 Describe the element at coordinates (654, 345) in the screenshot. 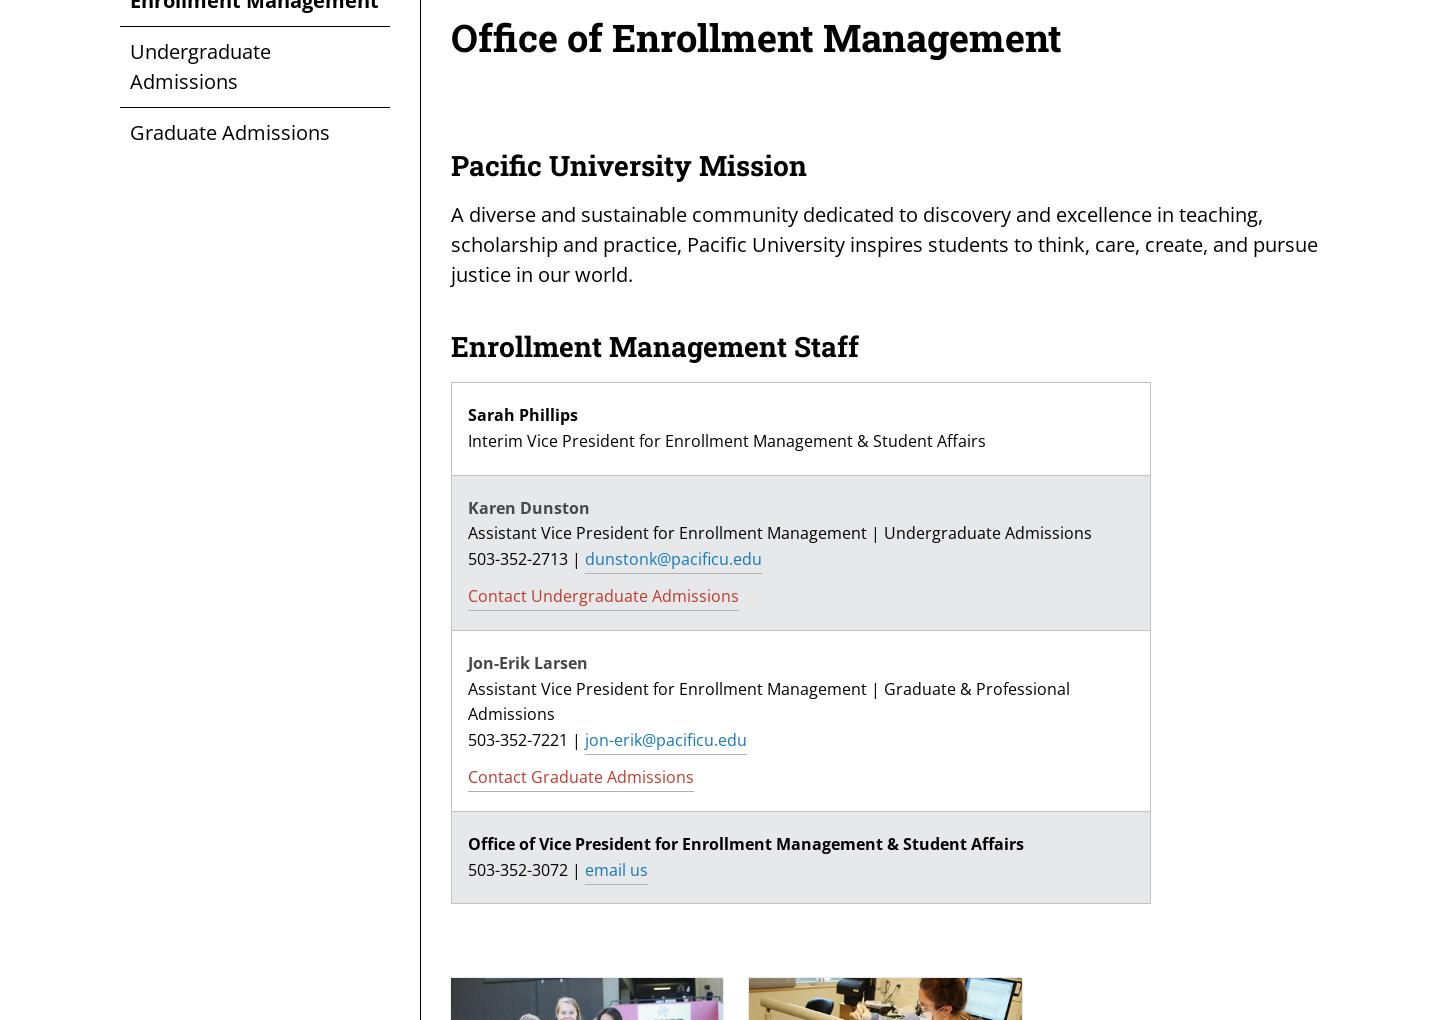

I see `'Enrollment Management Staff'` at that location.